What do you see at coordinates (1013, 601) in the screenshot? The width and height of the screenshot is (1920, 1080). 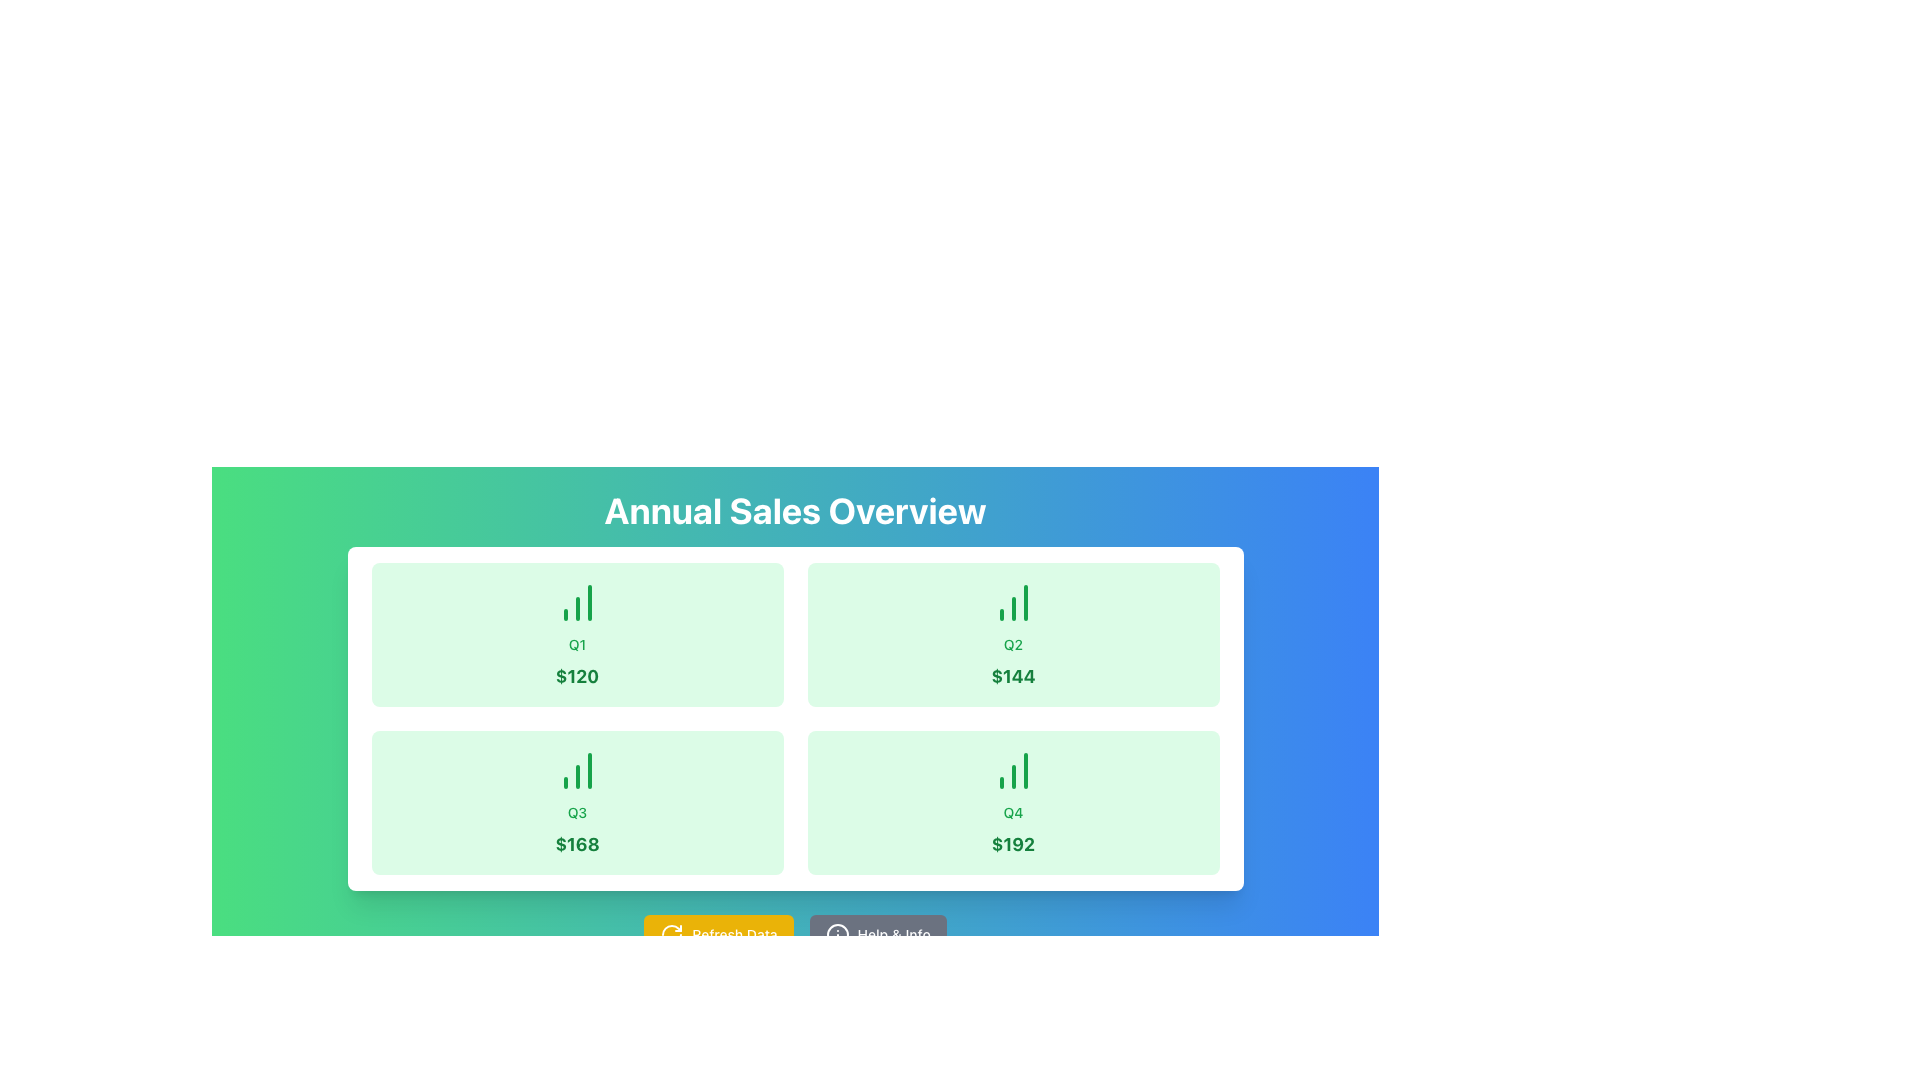 I see `the stylized bar chart icon representing data in the dashboard interface` at bounding box center [1013, 601].